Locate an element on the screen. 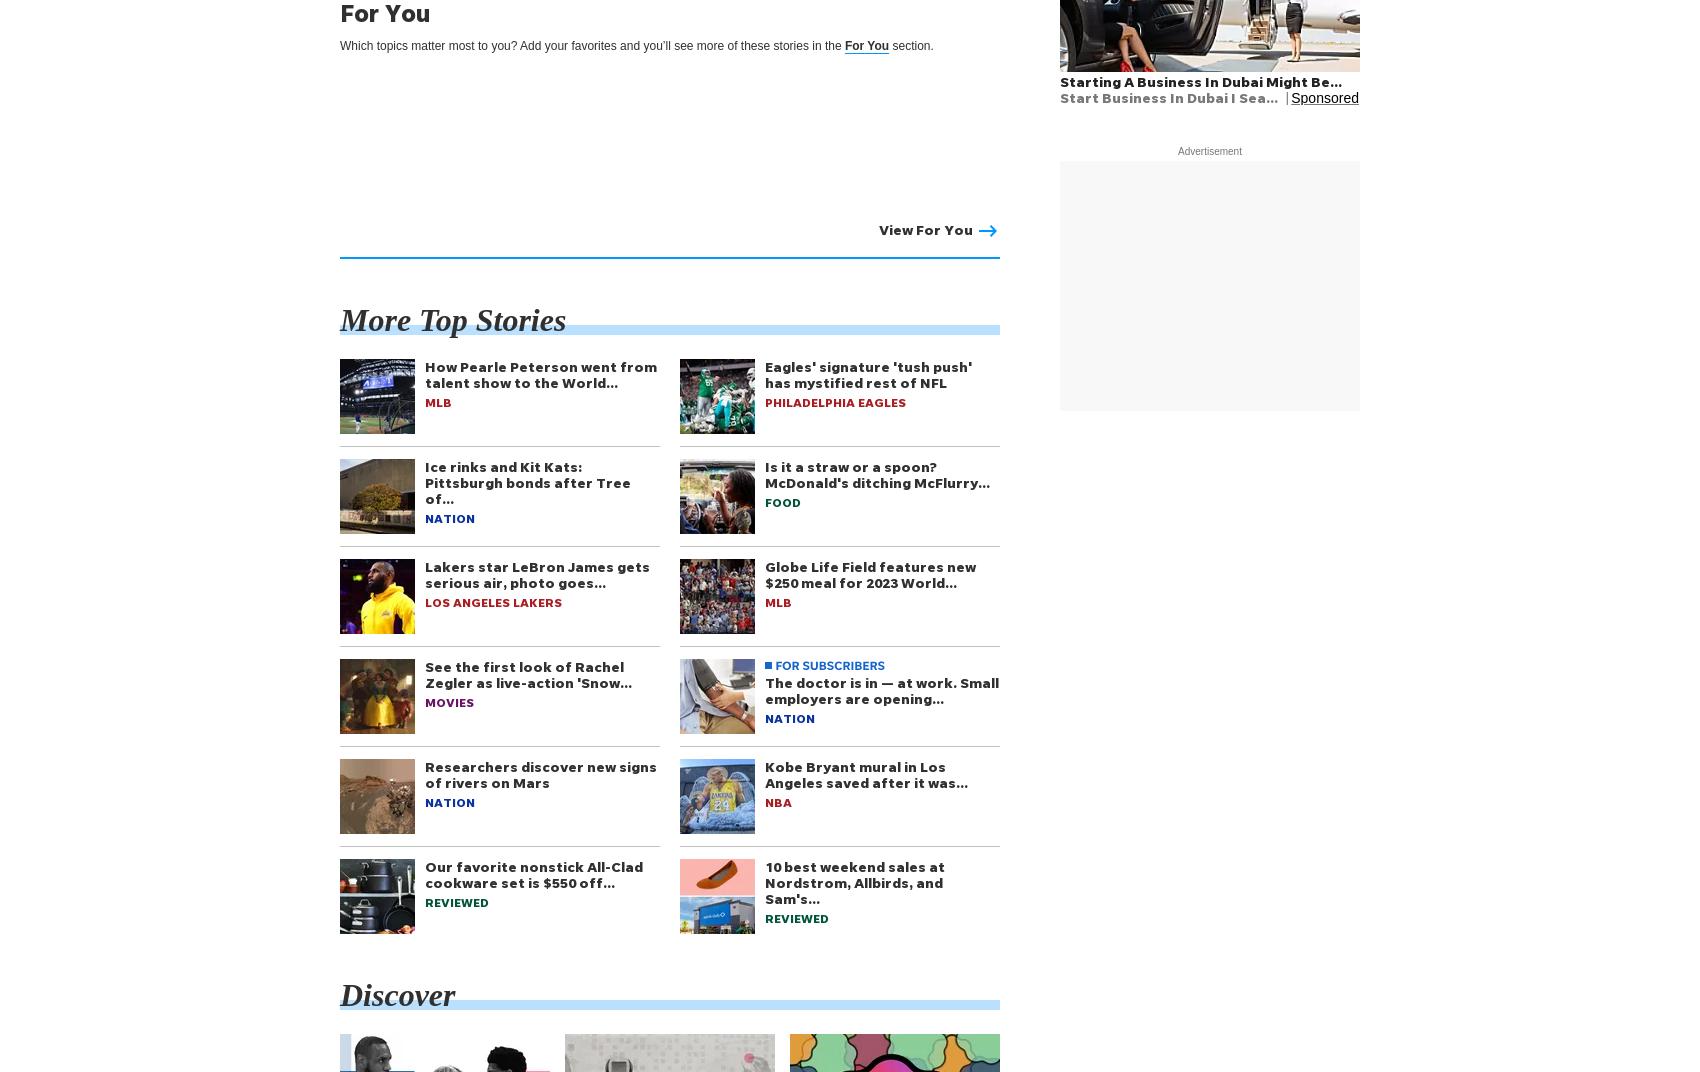 The height and width of the screenshot is (1072, 1700). 'section.' is located at coordinates (911, 44).